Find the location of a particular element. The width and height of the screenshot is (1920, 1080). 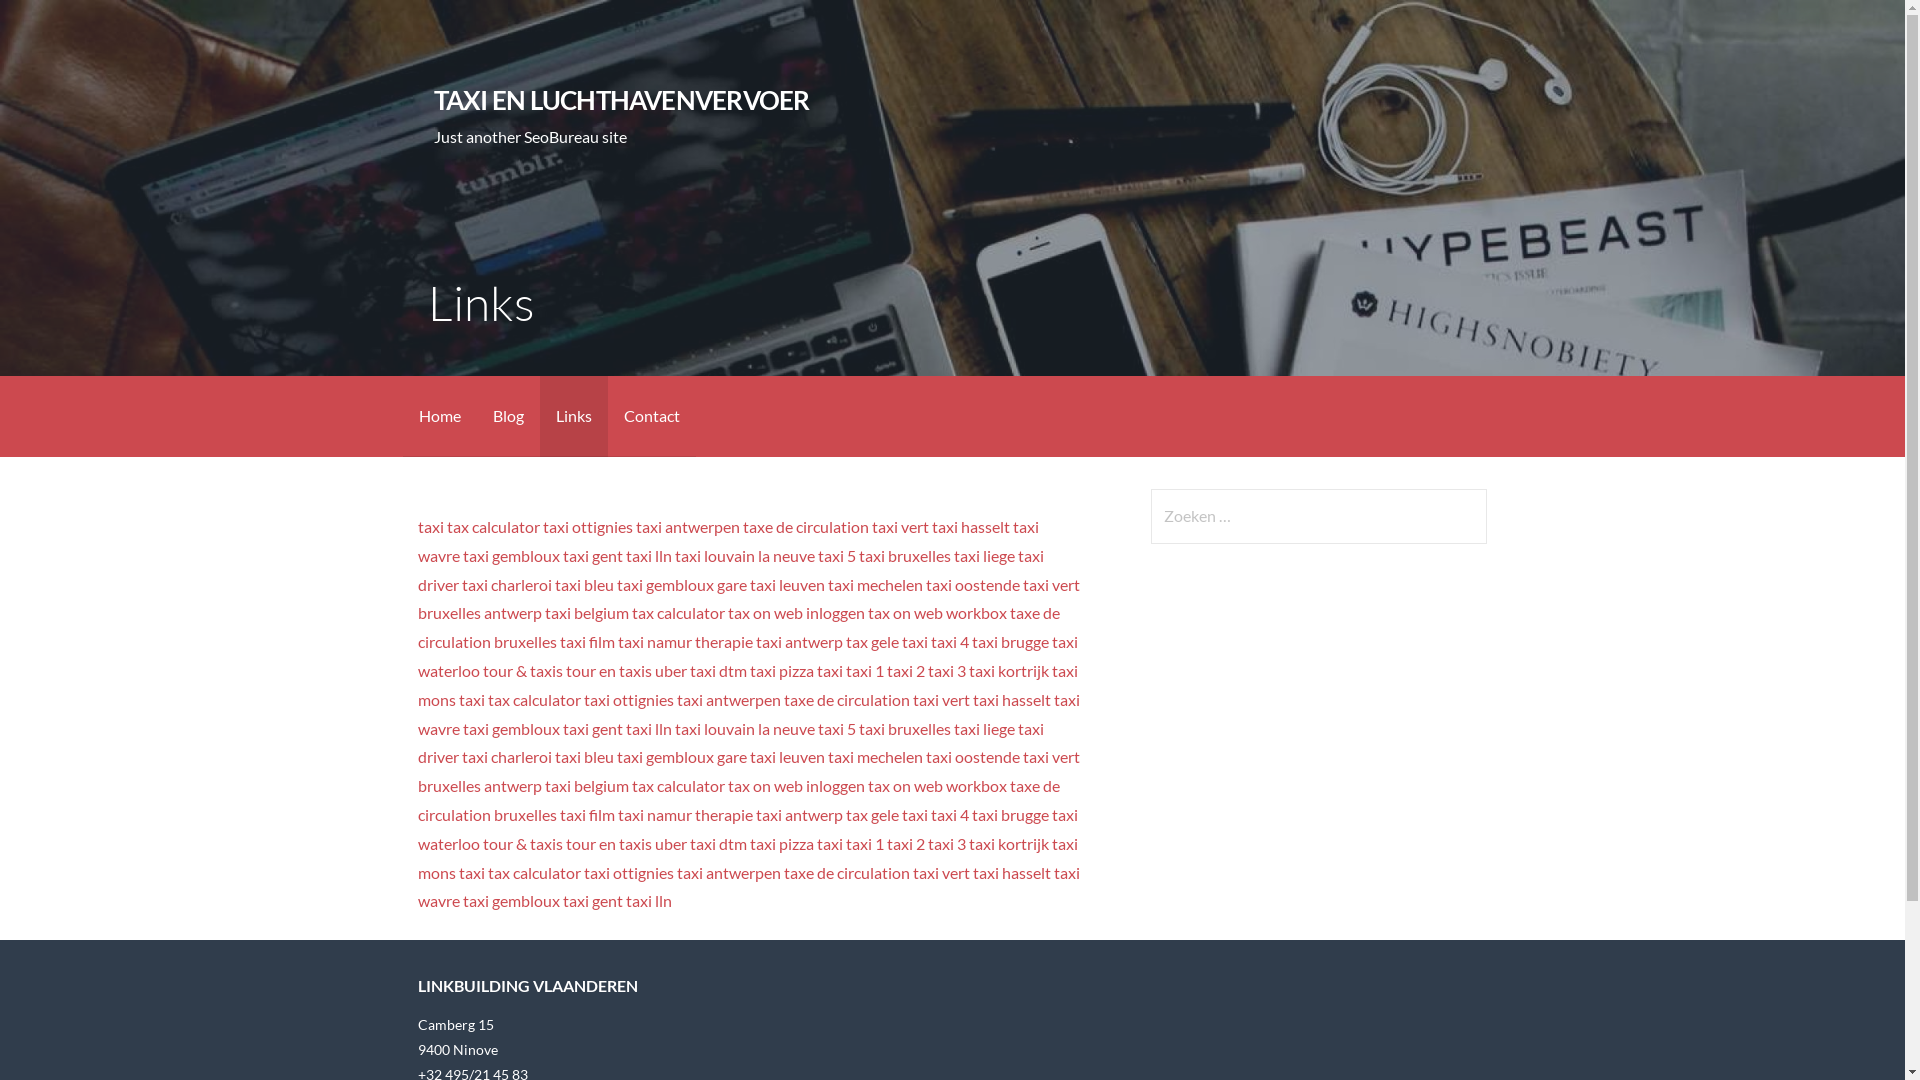

'taxi 4' is located at coordinates (949, 641).